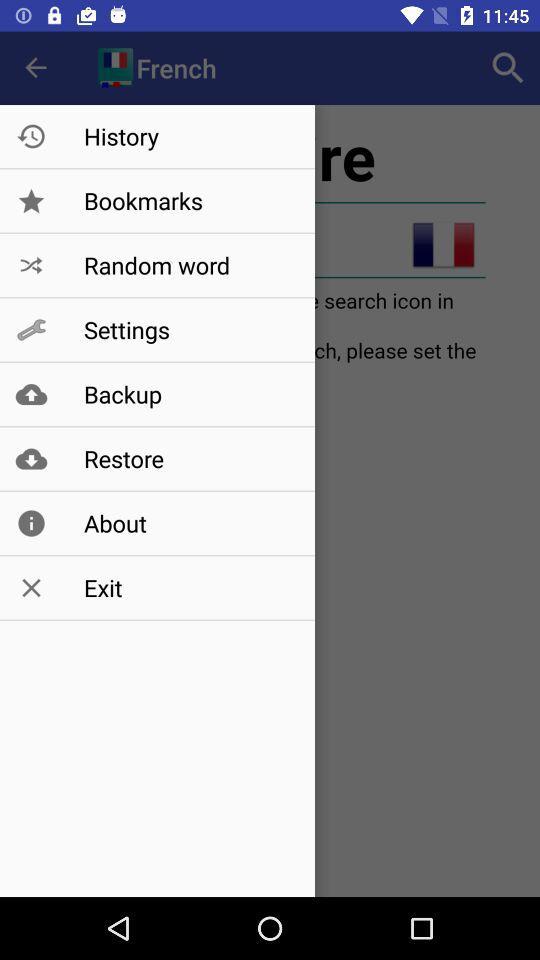  What do you see at coordinates (508, 68) in the screenshot?
I see `item next to history item` at bounding box center [508, 68].